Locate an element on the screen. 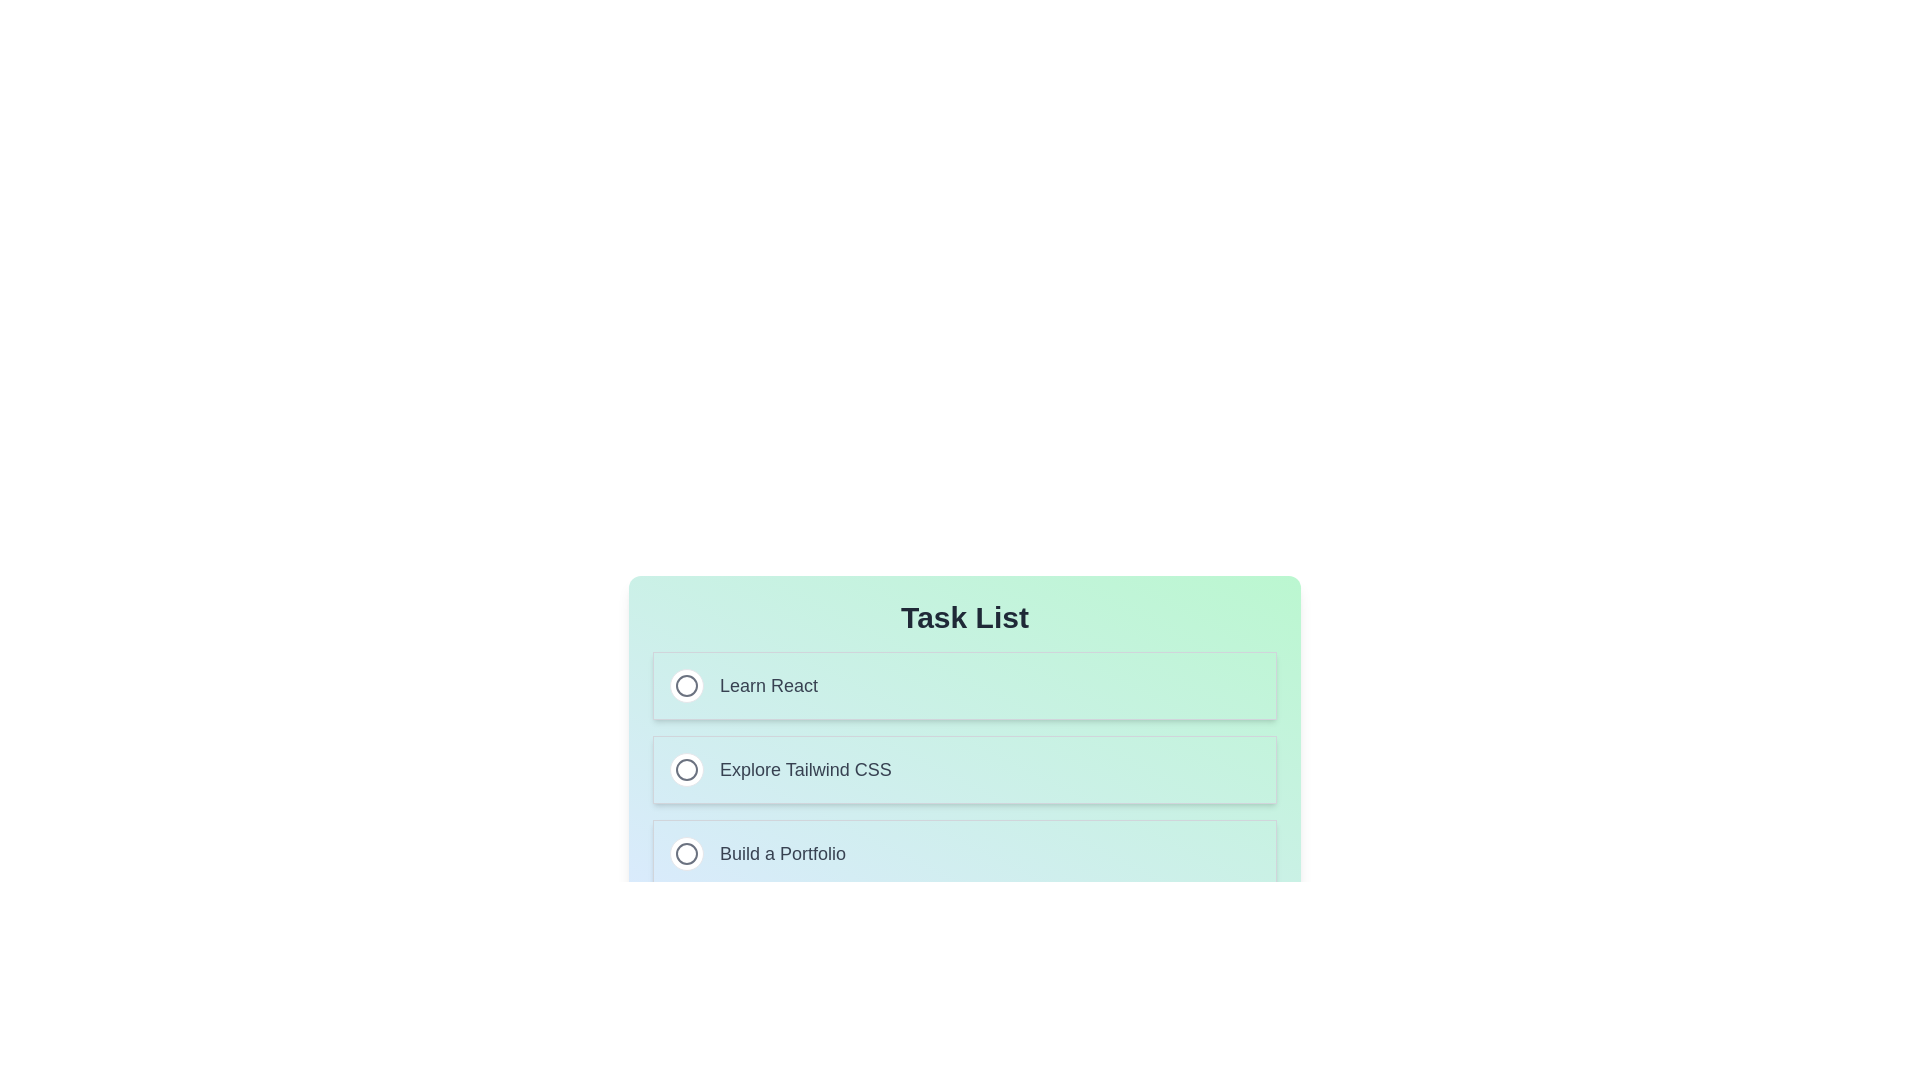 The image size is (1920, 1080). the second circular SVG element in the vertical list of radio buttons is located at coordinates (686, 769).